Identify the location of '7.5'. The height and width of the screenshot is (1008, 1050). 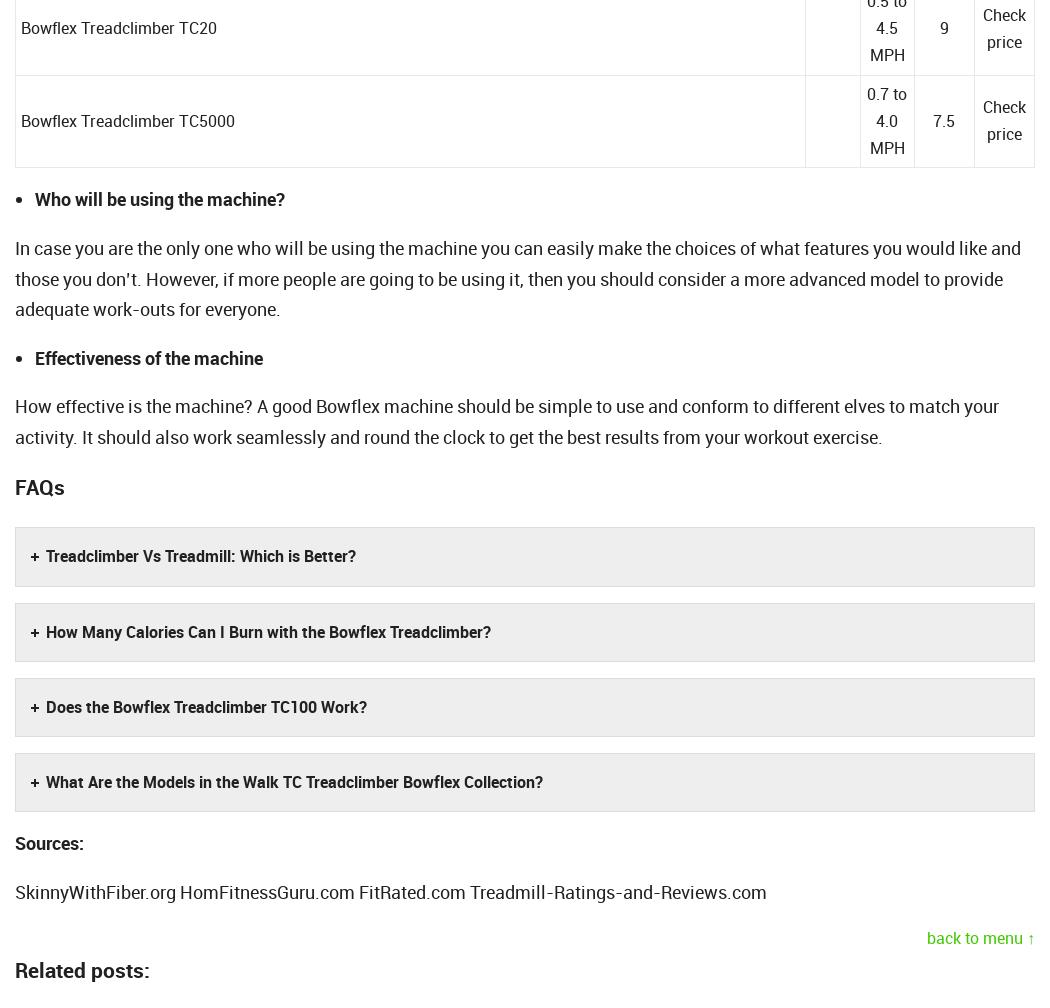
(942, 119).